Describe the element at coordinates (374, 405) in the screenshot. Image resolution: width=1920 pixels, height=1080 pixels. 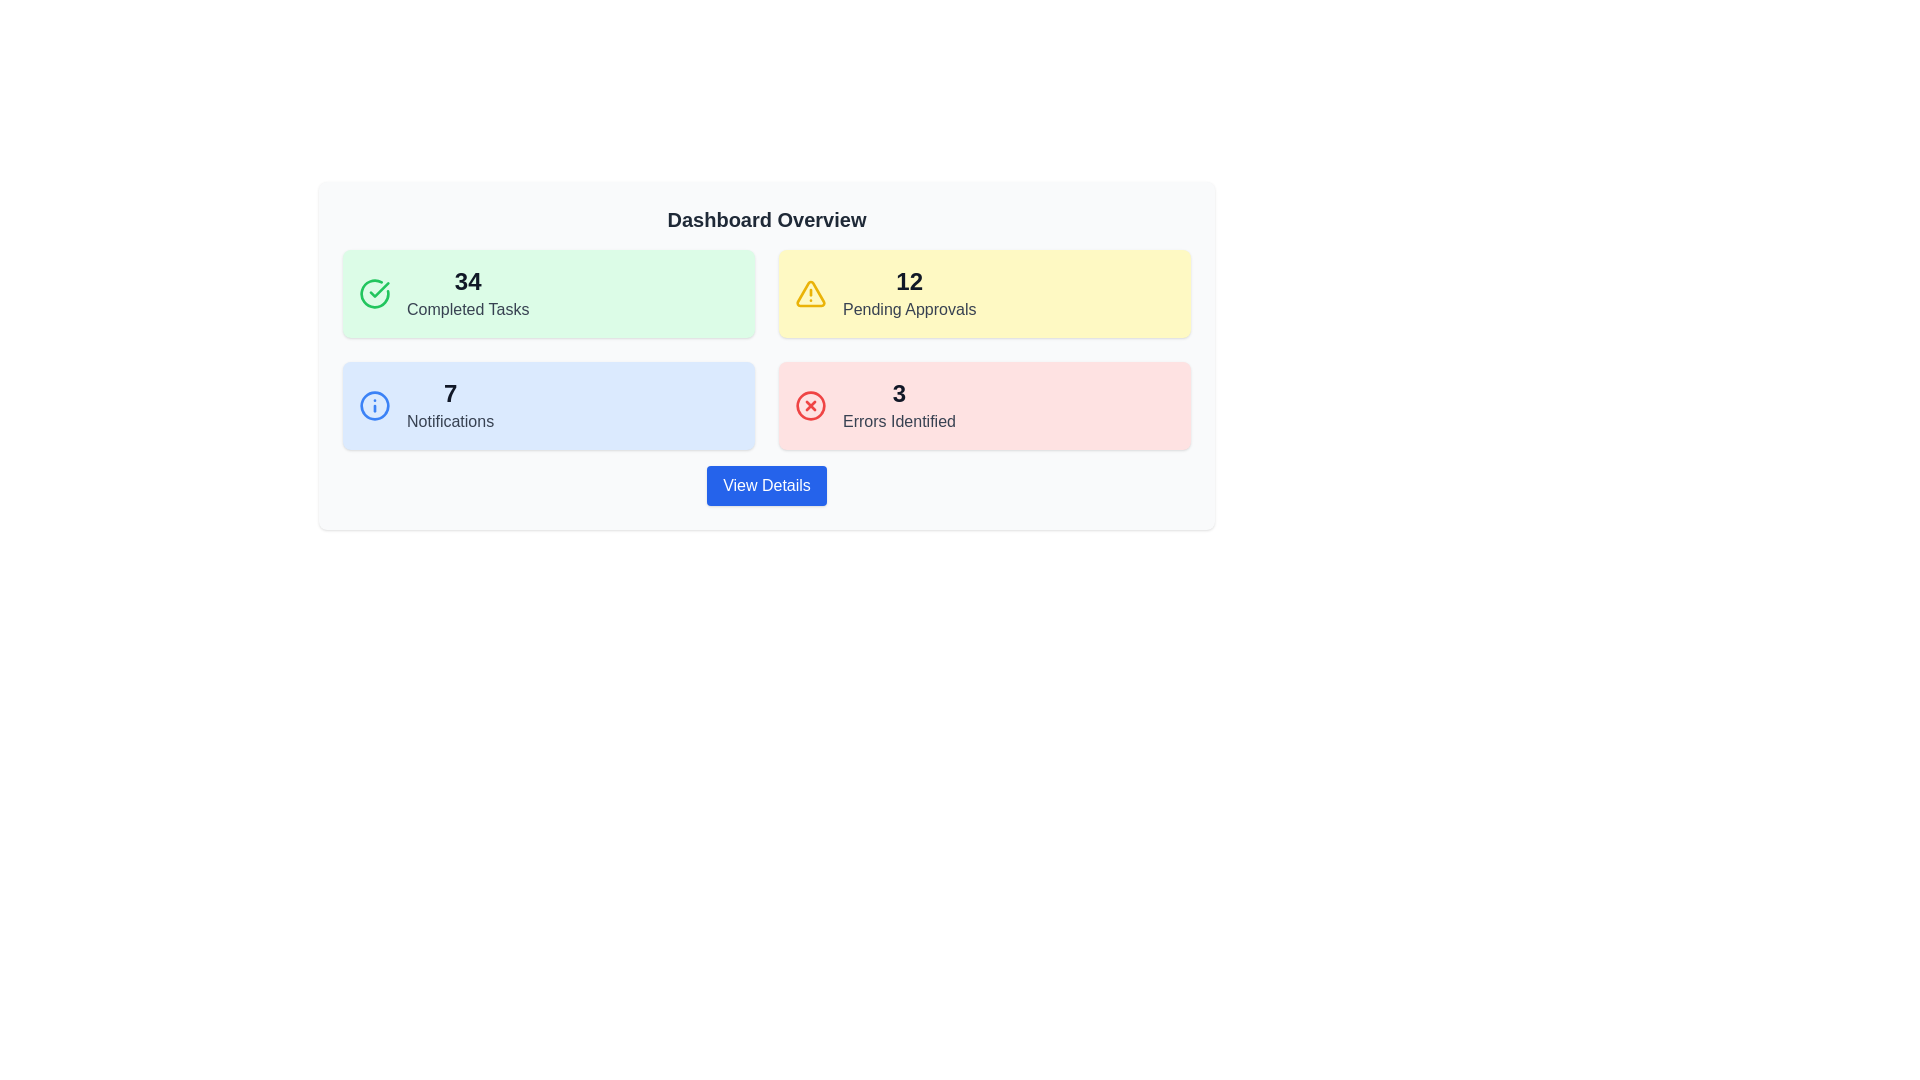
I see `the icon representing notifications, located within the blue notification card in the bottom-left quadrant of the dashboard, to the left of the text '7 Notifications'` at that location.